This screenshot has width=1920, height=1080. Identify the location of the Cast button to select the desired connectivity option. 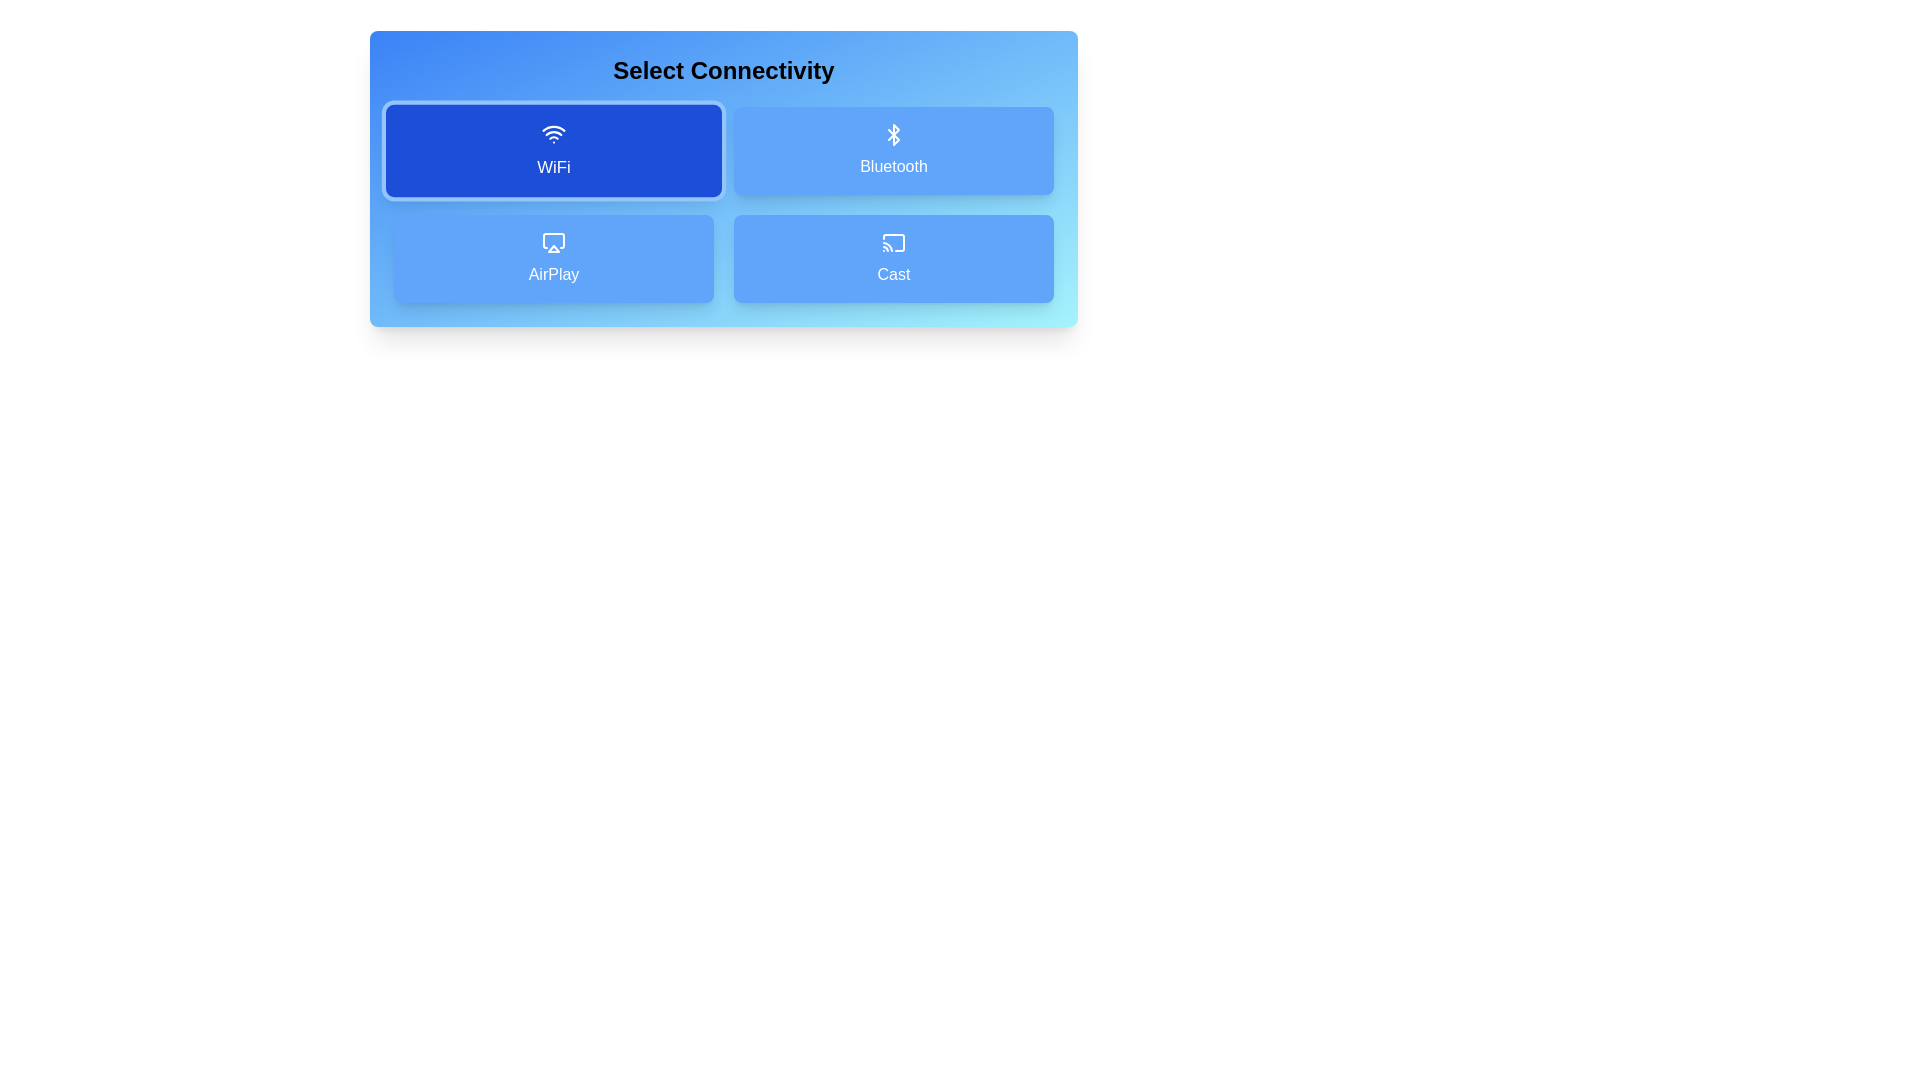
(892, 257).